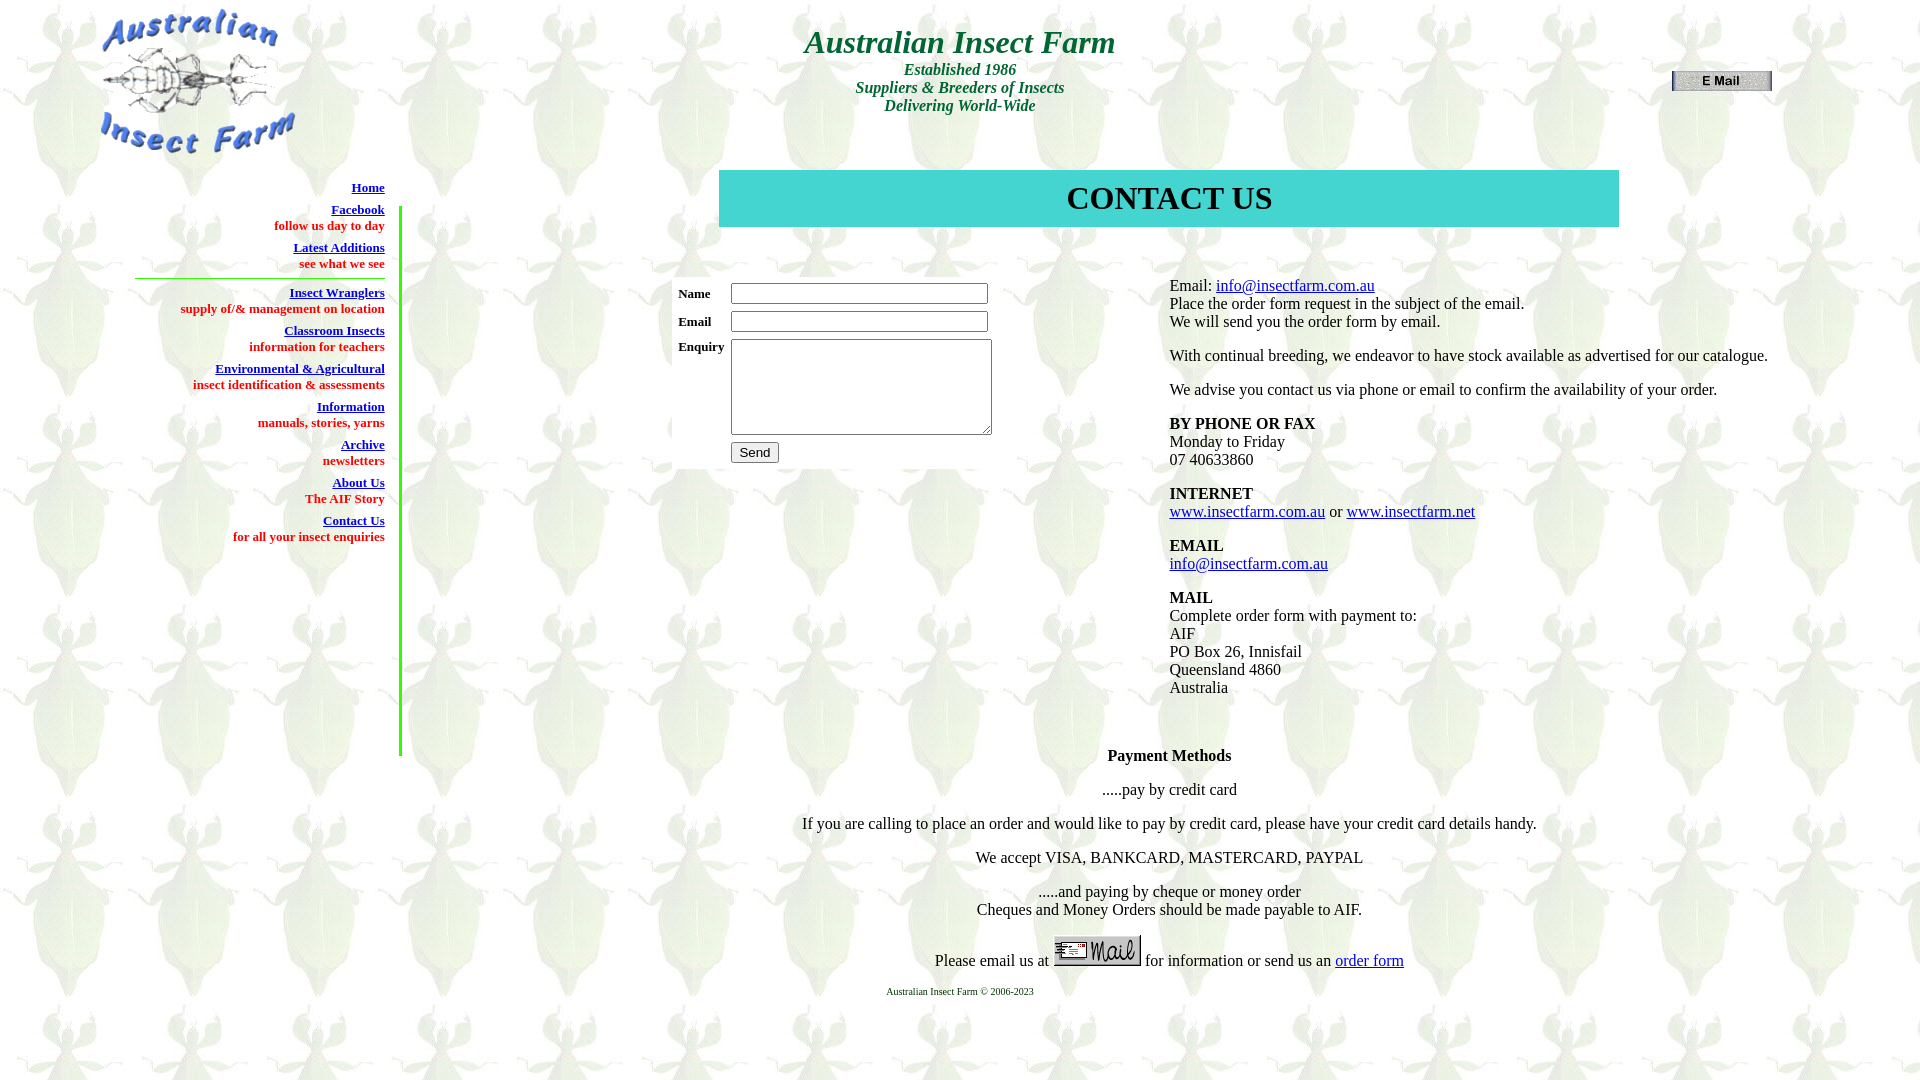 The image size is (1920, 1080). I want to click on 'Insect Wranglers', so click(288, 292).